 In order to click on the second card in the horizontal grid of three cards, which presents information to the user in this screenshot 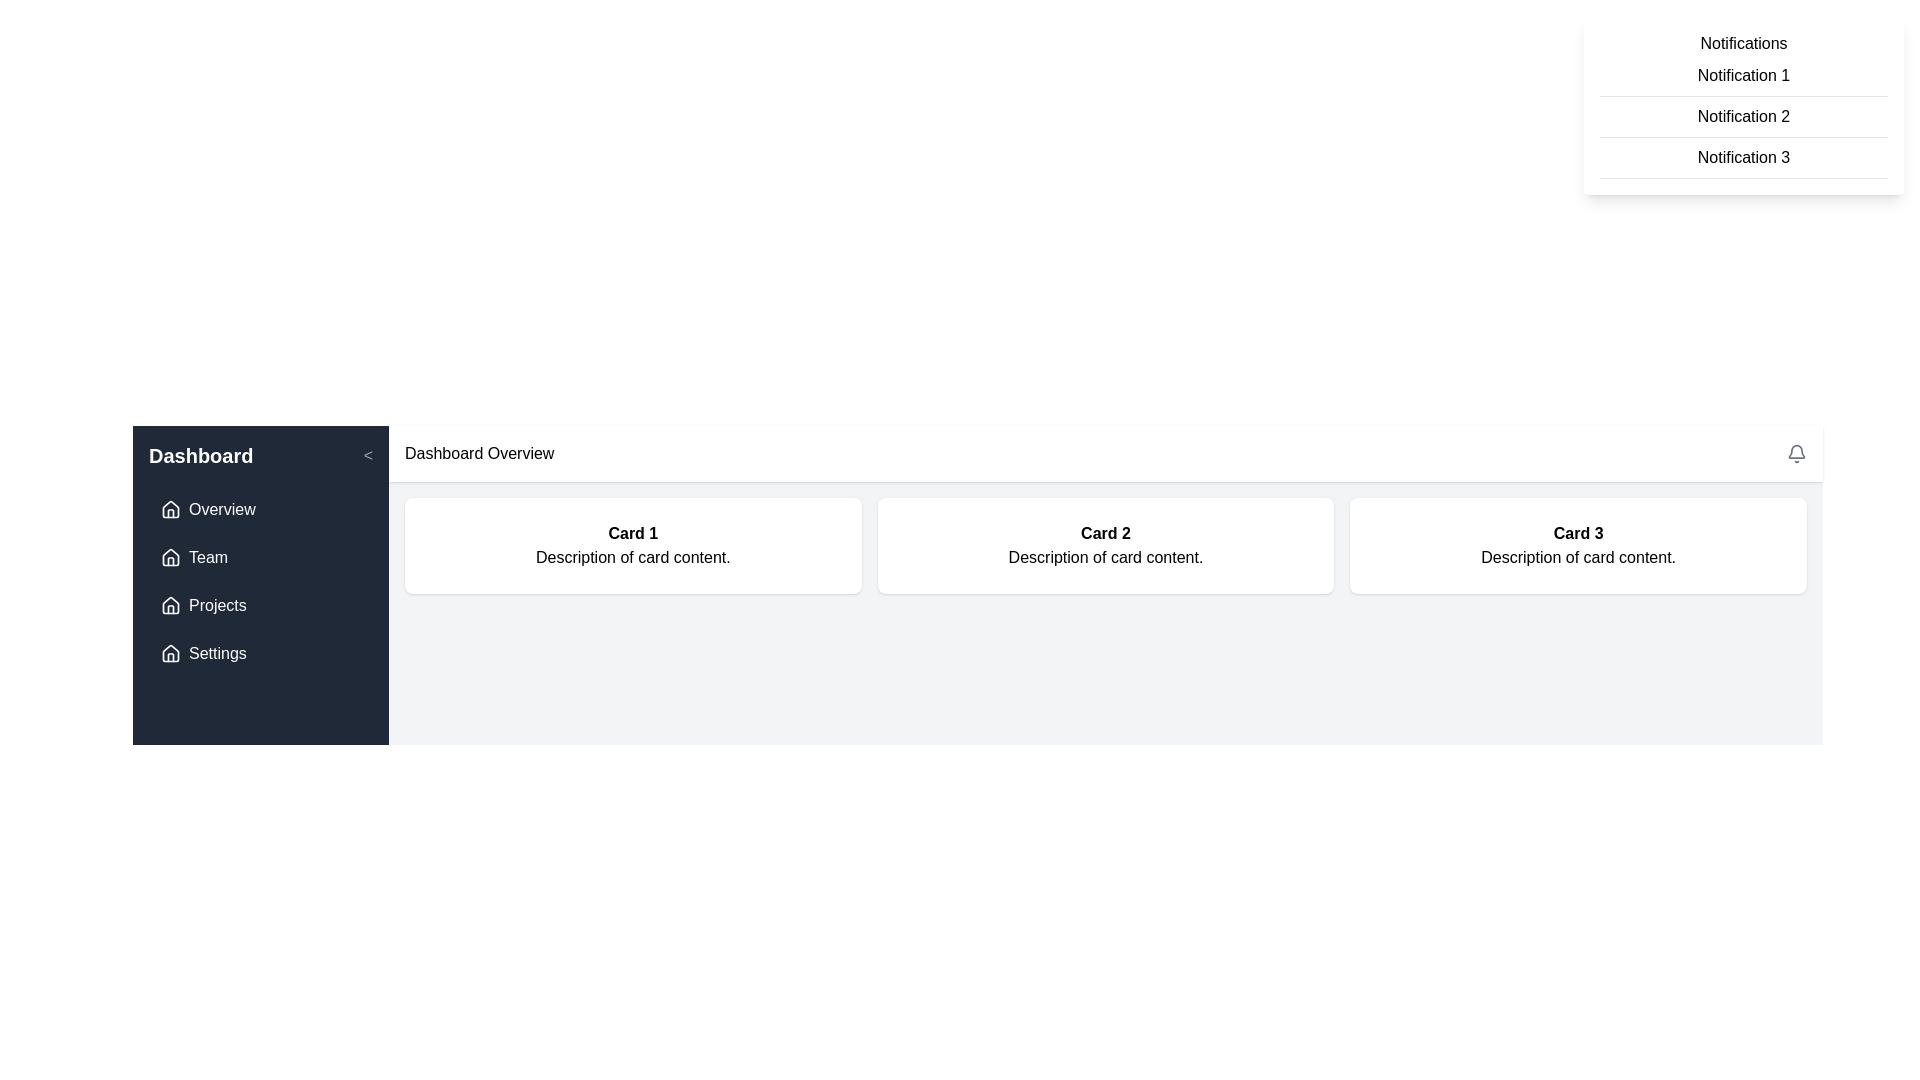, I will do `click(1104, 546)`.